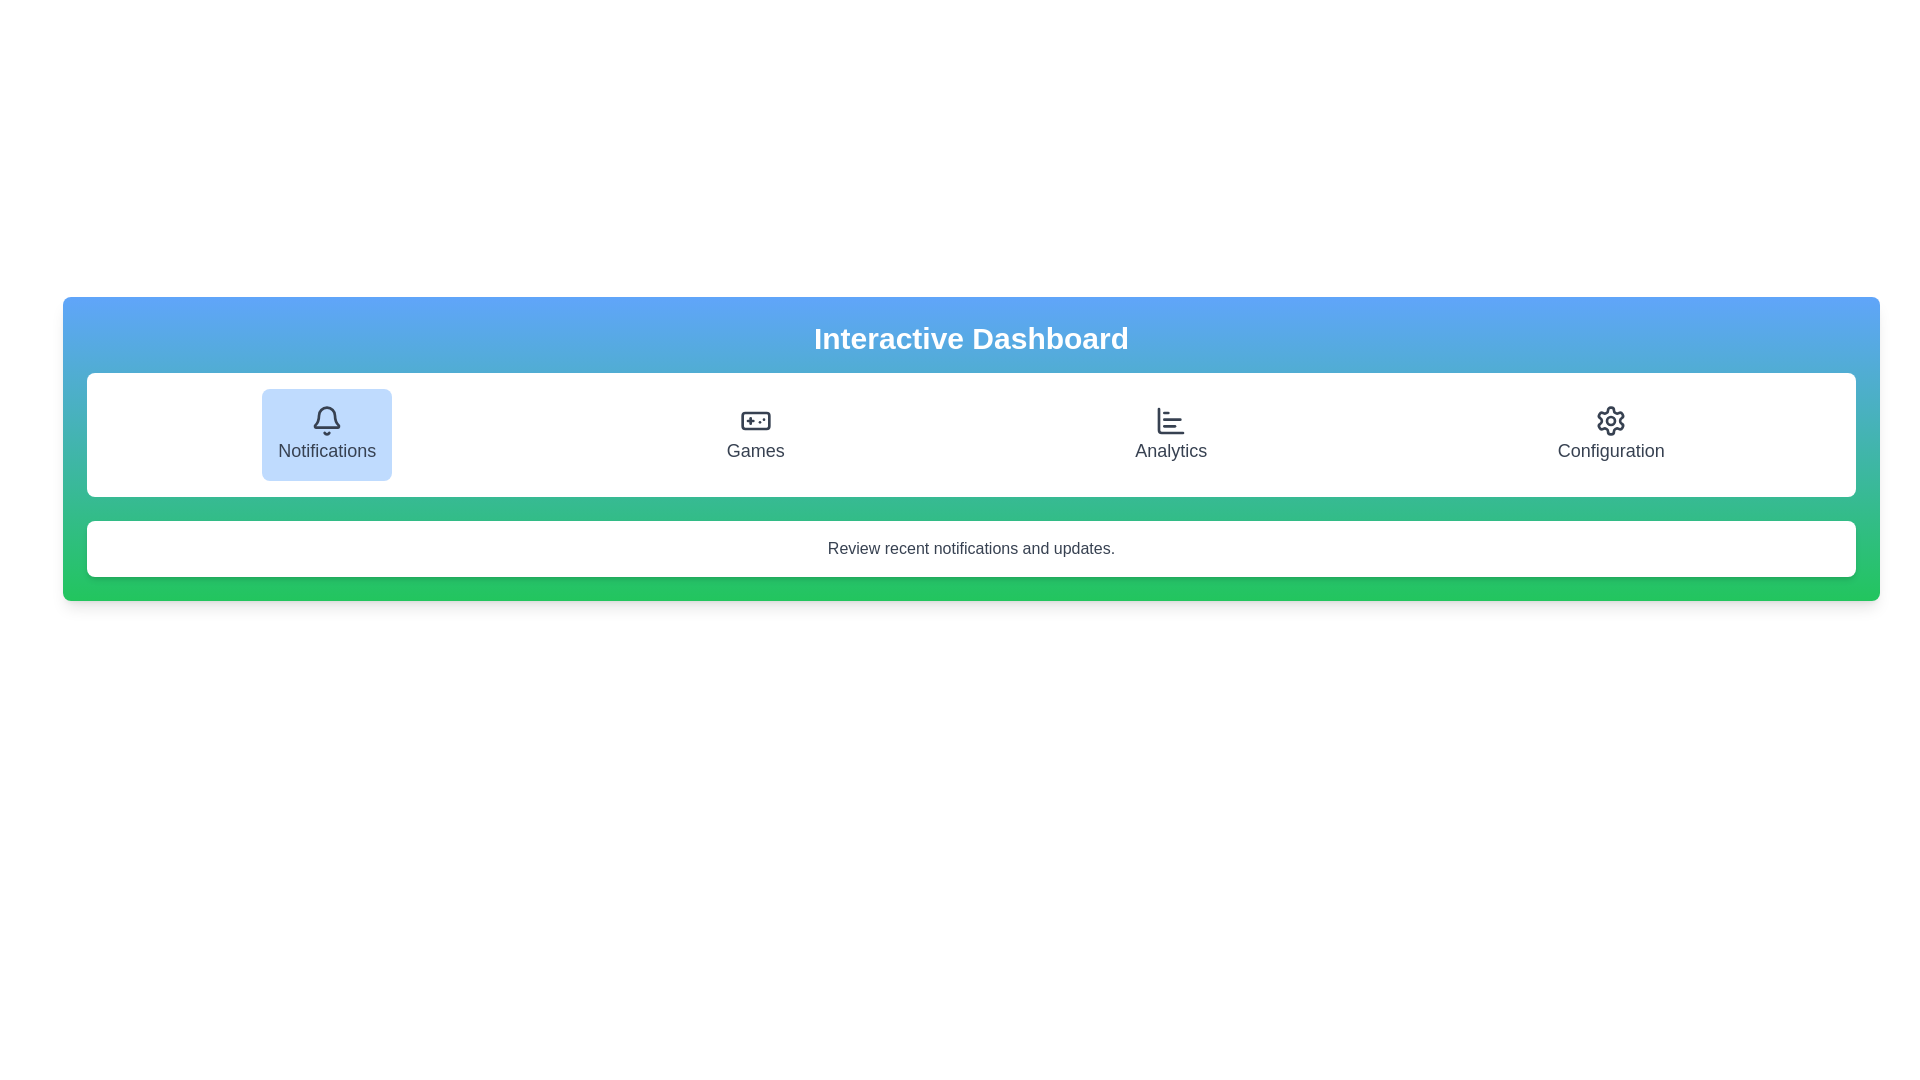 The height and width of the screenshot is (1080, 1920). Describe the element at coordinates (326, 434) in the screenshot. I see `the tab corresponding to Notifications` at that location.